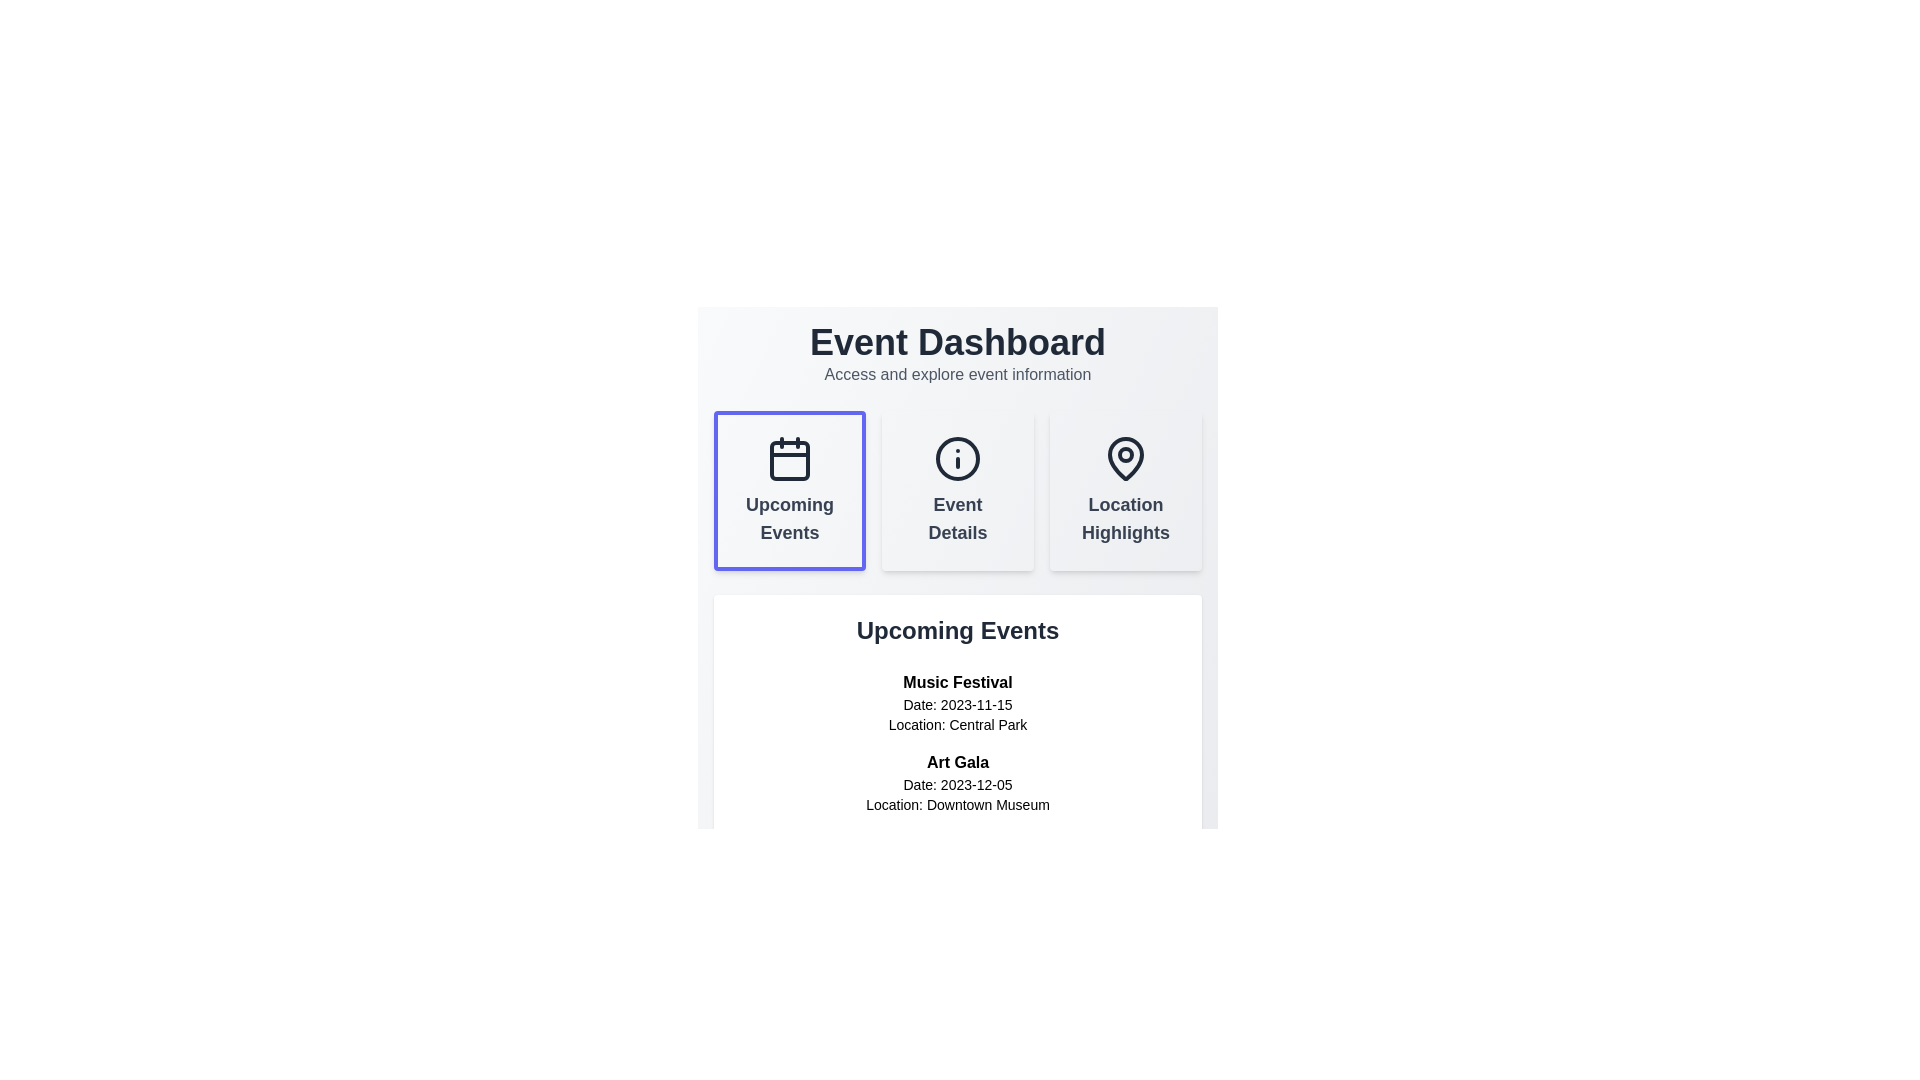 Image resolution: width=1920 pixels, height=1080 pixels. What do you see at coordinates (957, 725) in the screenshot?
I see `the text label displaying 'Location: Central Park', which is positioned beneath the event details of 'Music Festival'` at bounding box center [957, 725].